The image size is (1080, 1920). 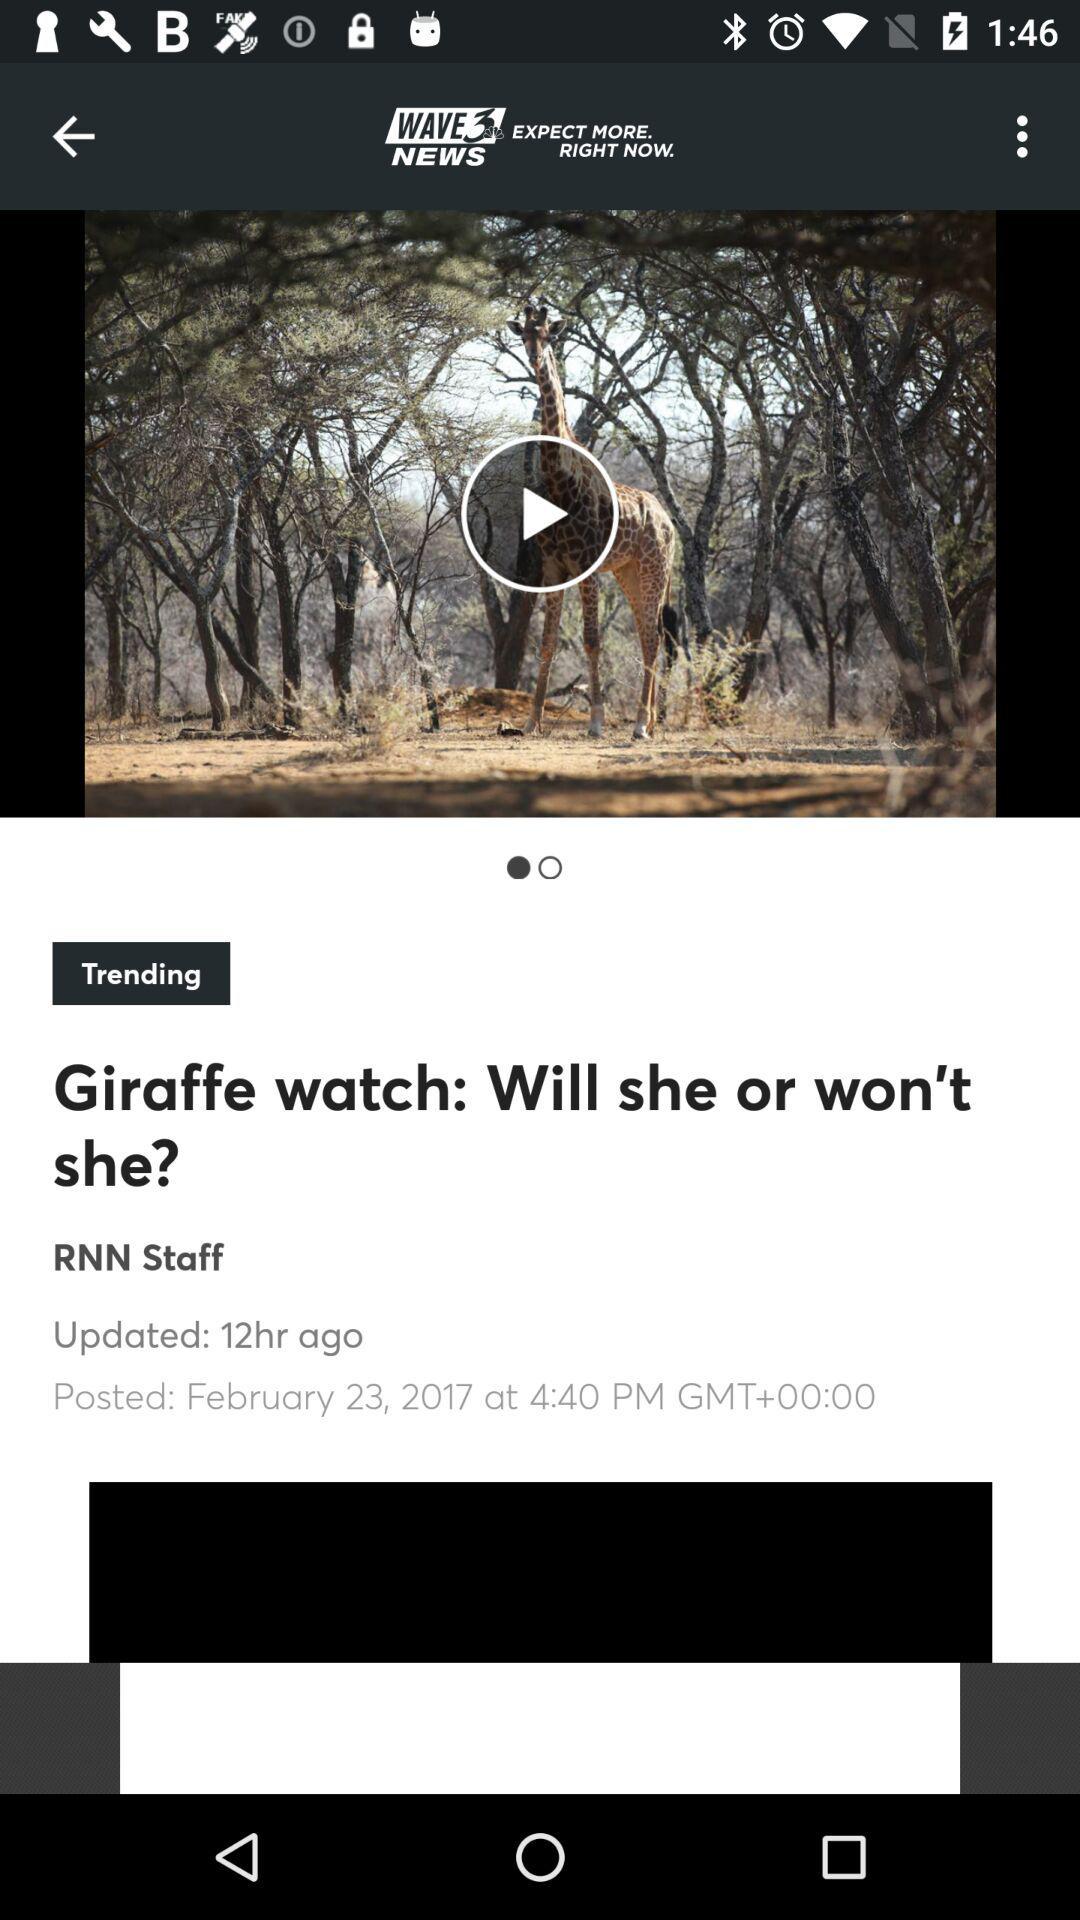 I want to click on item at the top right corner, so click(x=1027, y=135).